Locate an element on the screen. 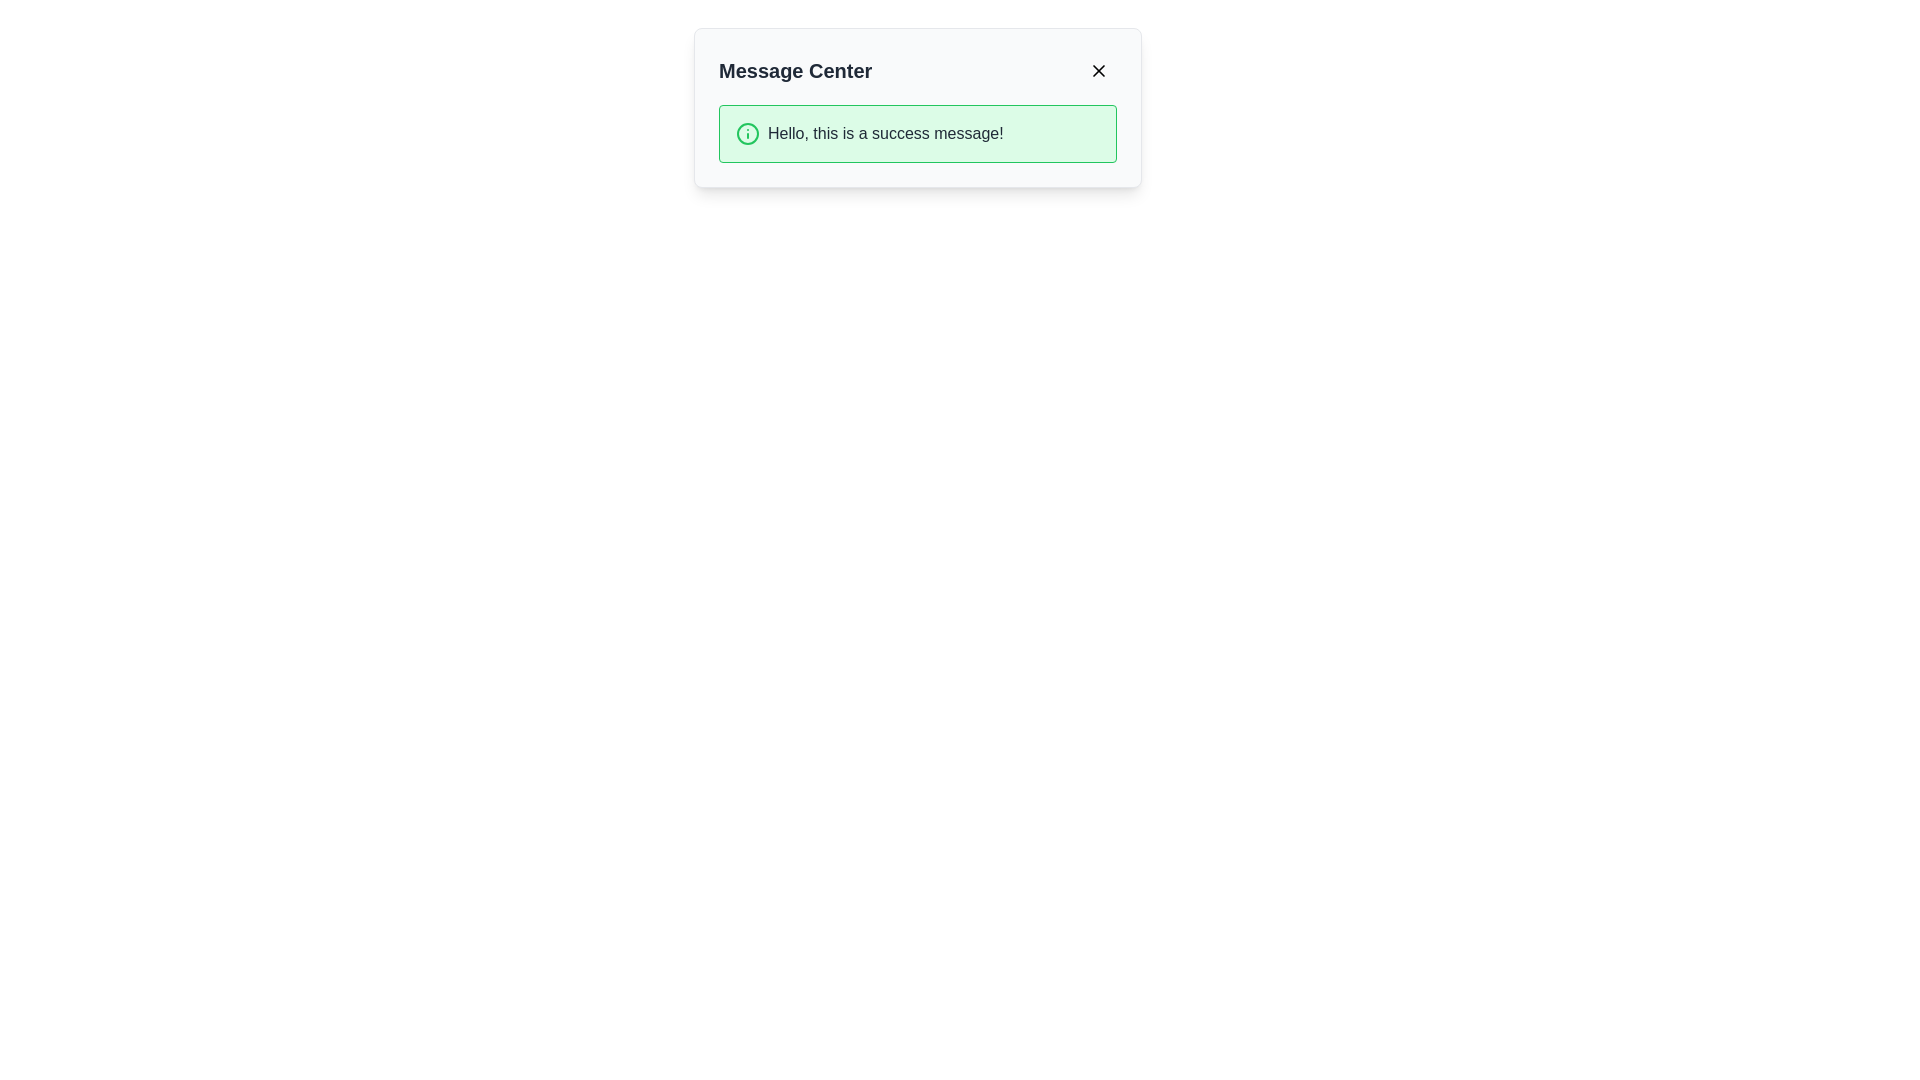 Image resolution: width=1920 pixels, height=1080 pixels. the title label of the modal window located at the top-left corner, which is immediately to the left of a circular interactive button is located at coordinates (794, 69).